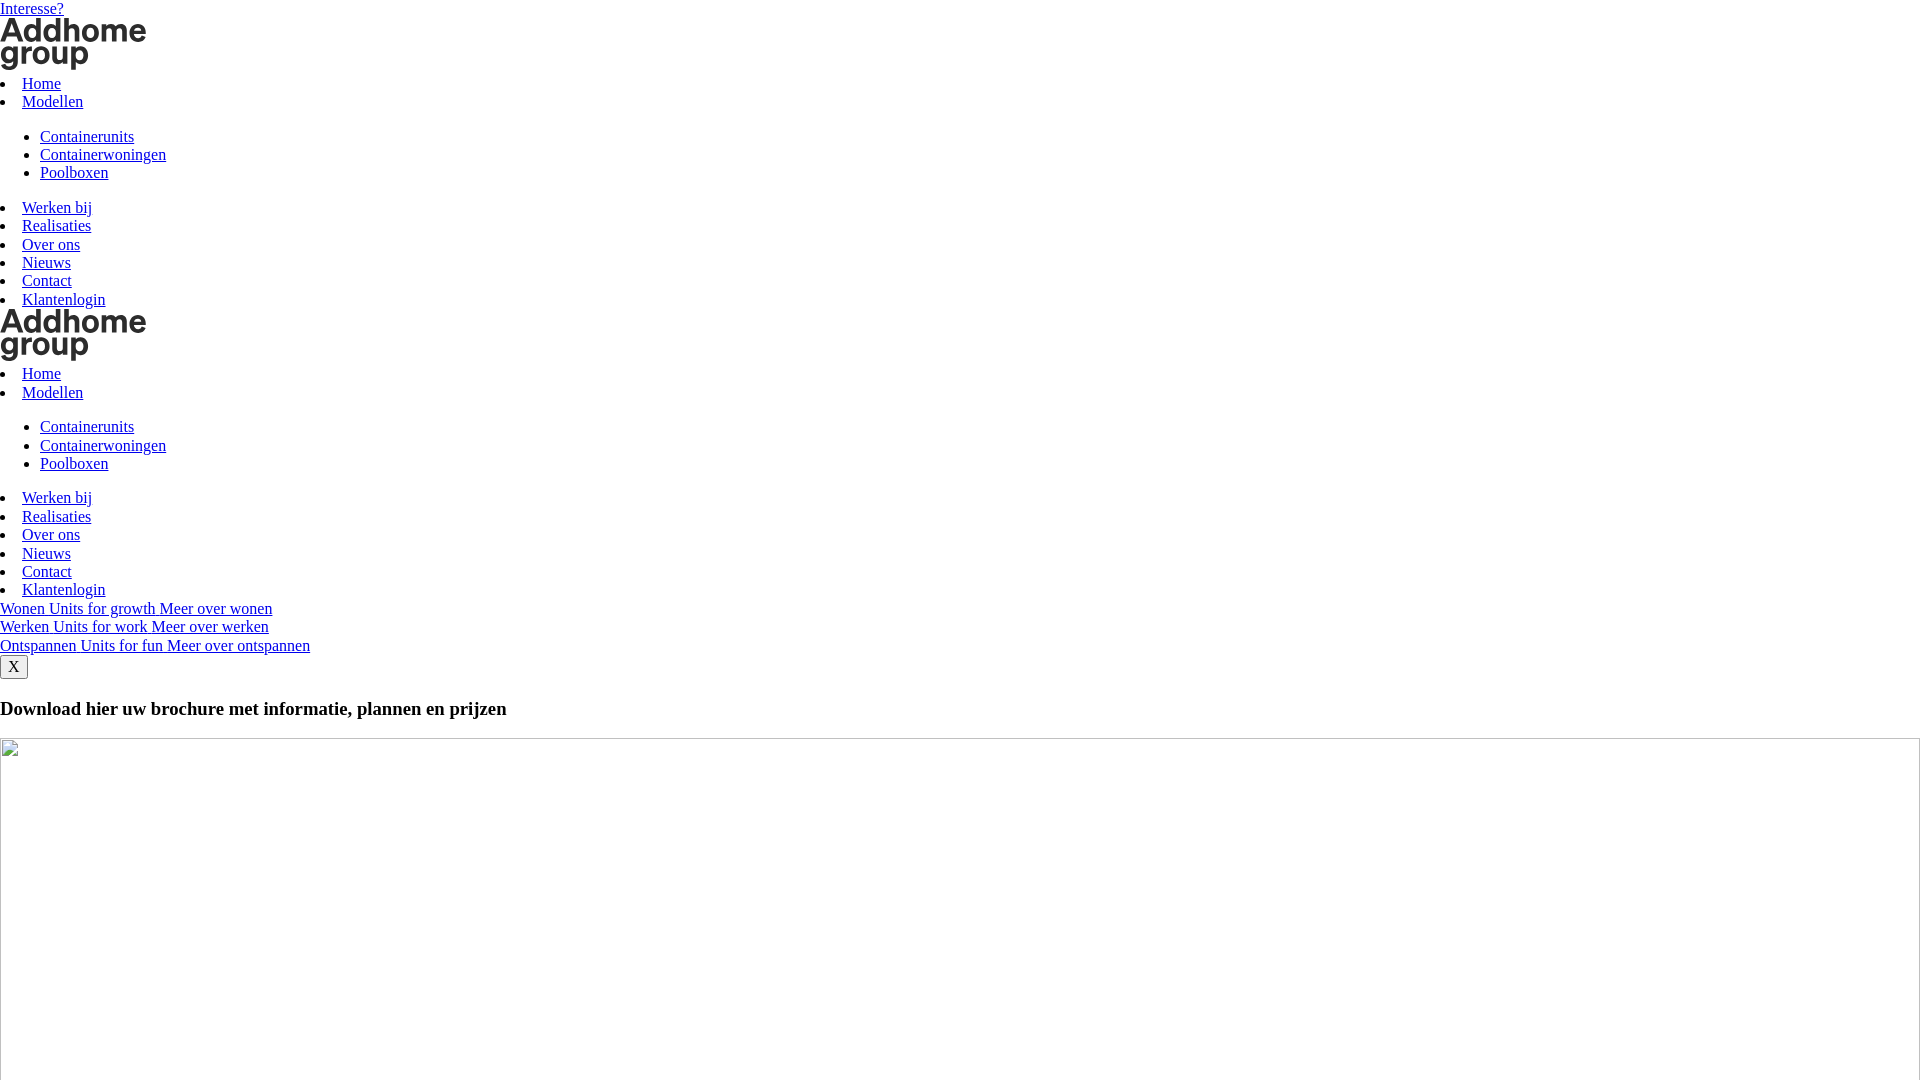 Image resolution: width=1920 pixels, height=1080 pixels. What do you see at coordinates (56, 515) in the screenshot?
I see `'Realisaties'` at bounding box center [56, 515].